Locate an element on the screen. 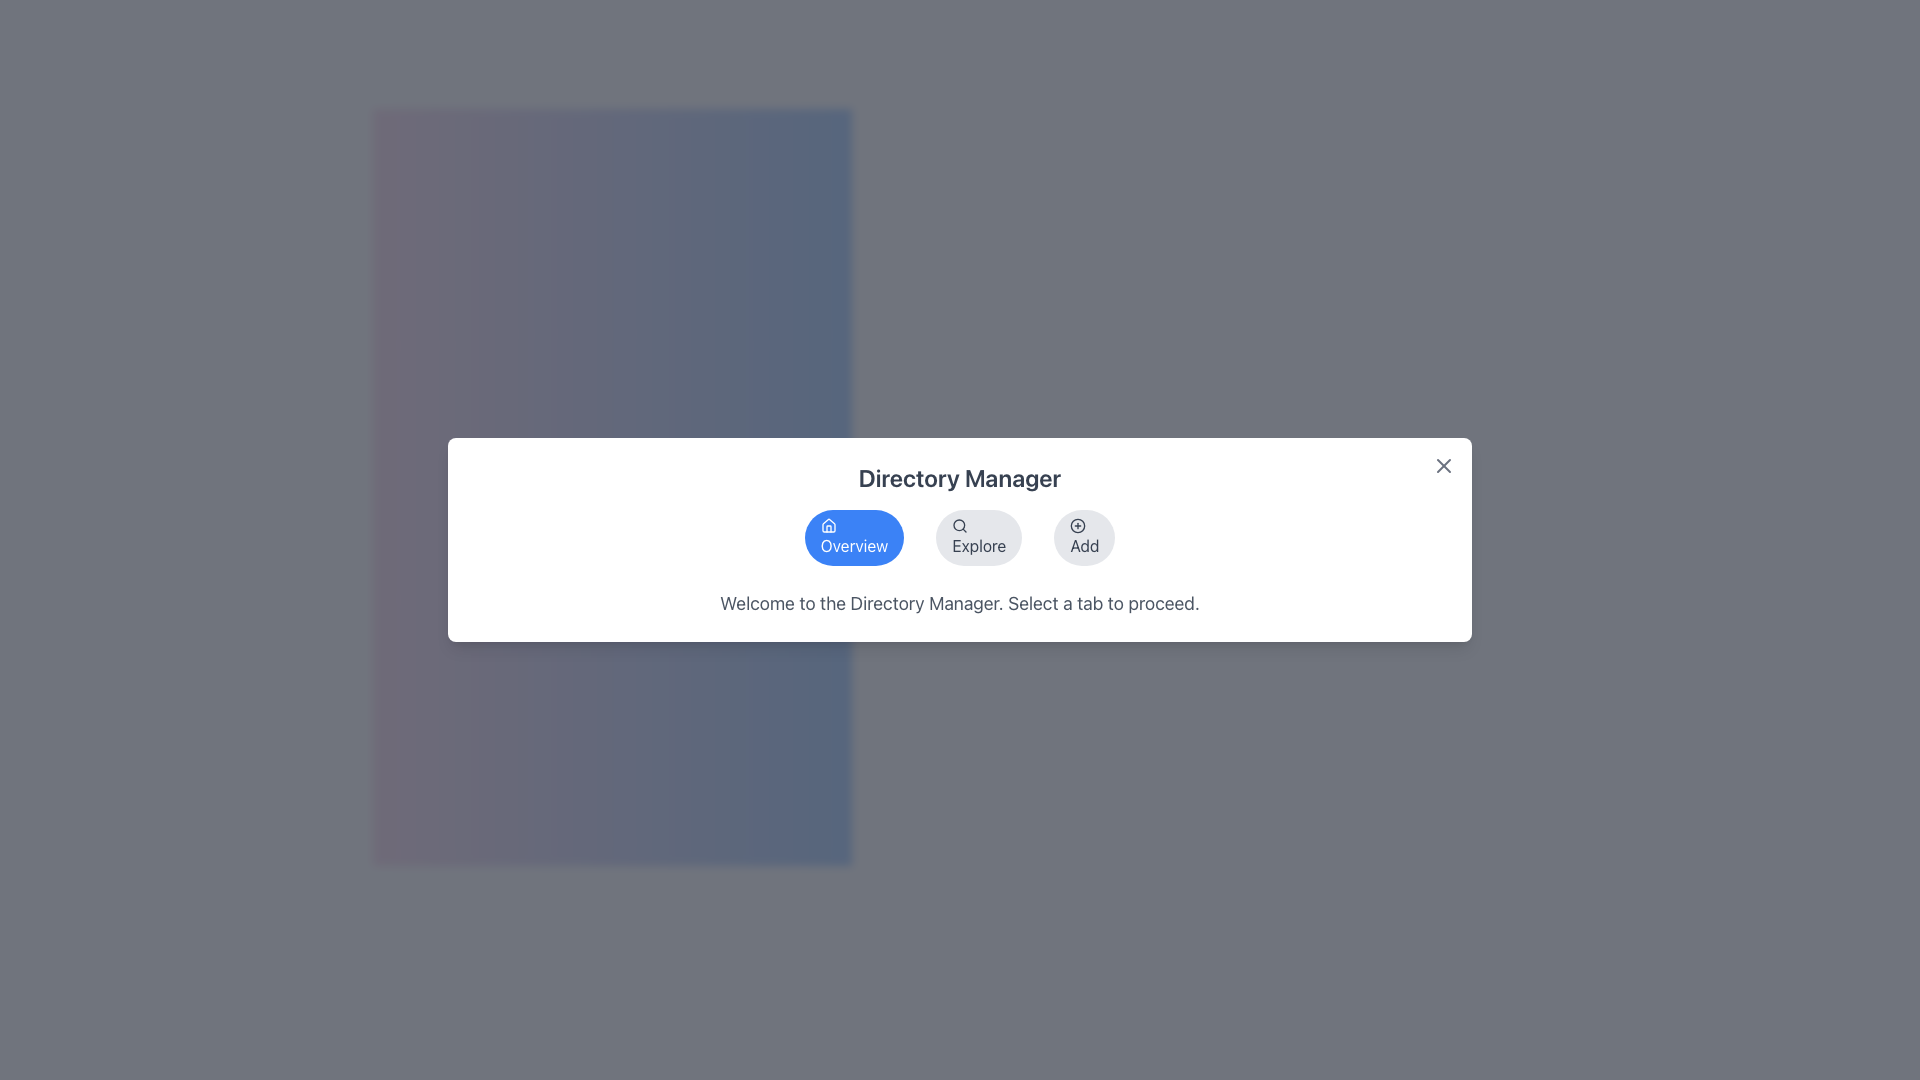 This screenshot has width=1920, height=1080. the house icon located inside the 'Overview' button, aligned to the left side of the button's bounds is located at coordinates (828, 524).